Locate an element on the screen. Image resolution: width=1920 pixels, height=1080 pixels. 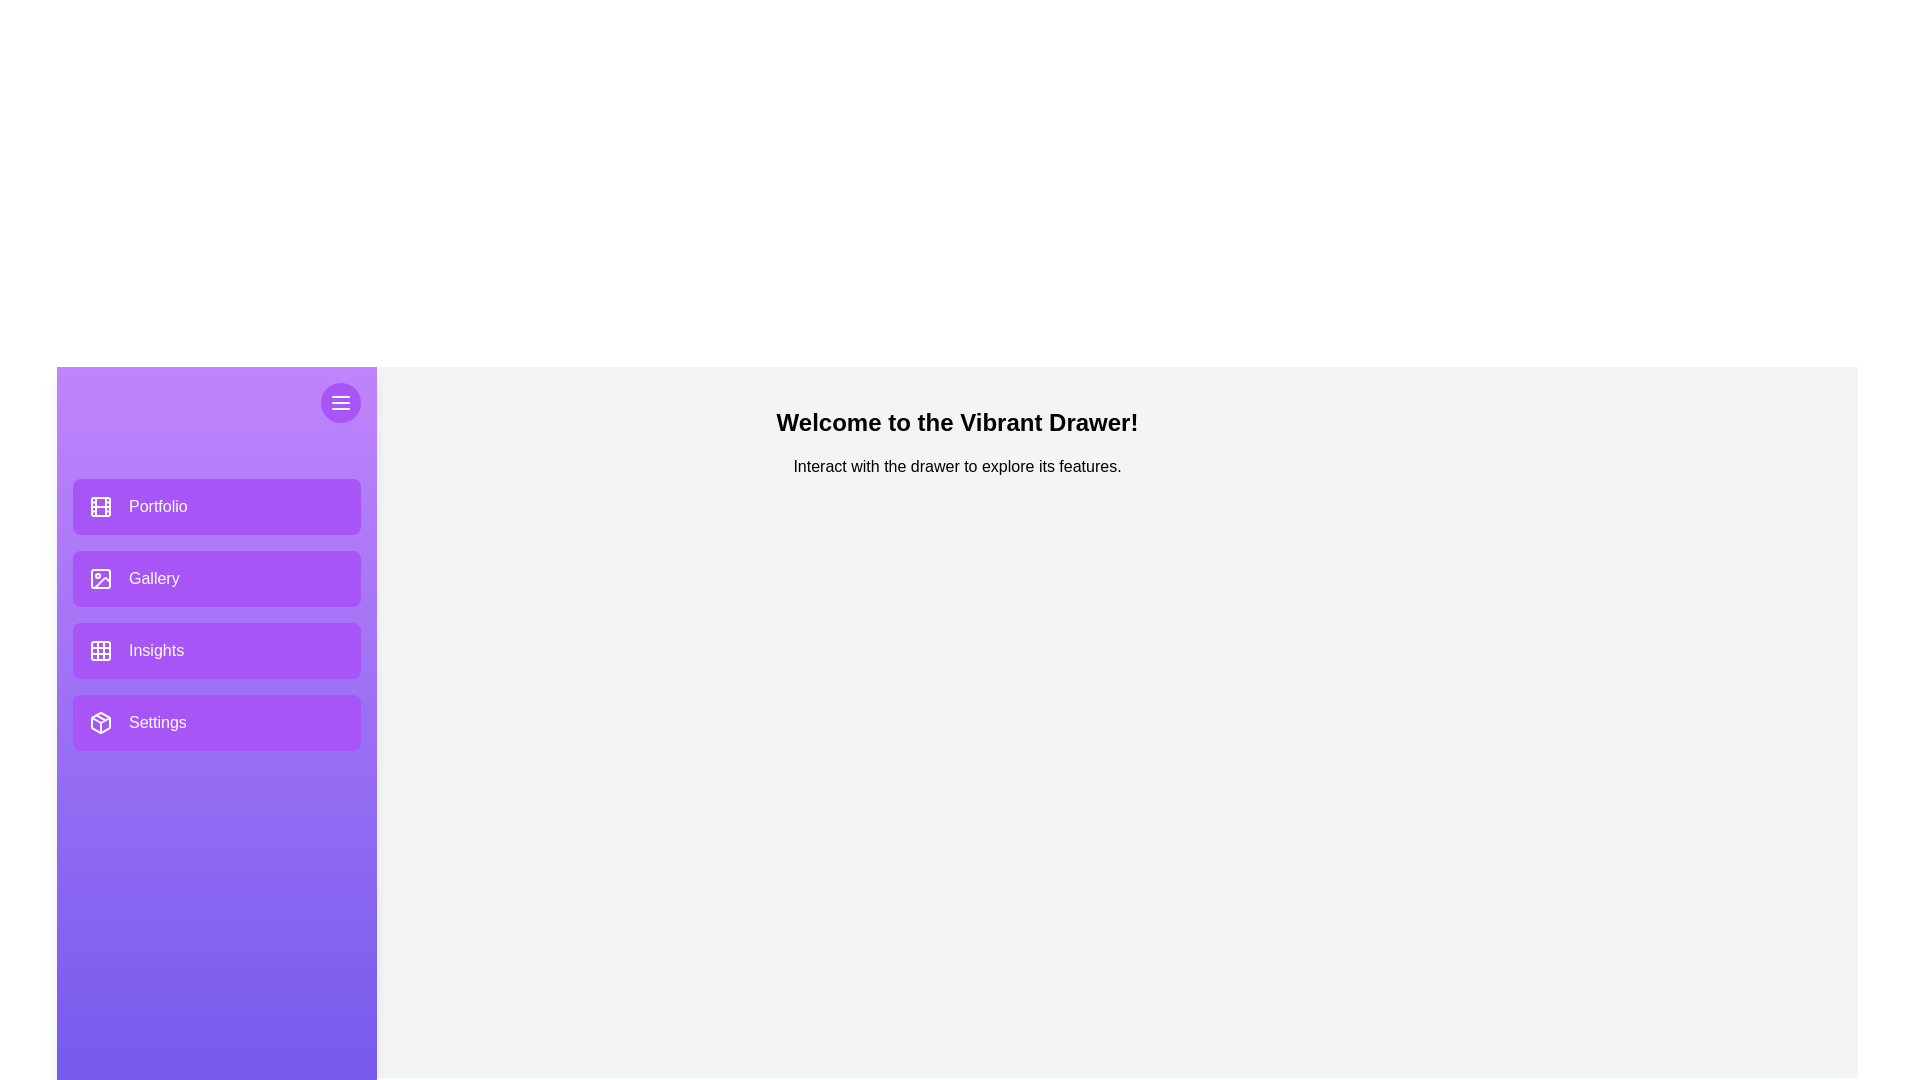
the 'Insights' button in the drawer to navigate to its section is located at coordinates (216, 651).